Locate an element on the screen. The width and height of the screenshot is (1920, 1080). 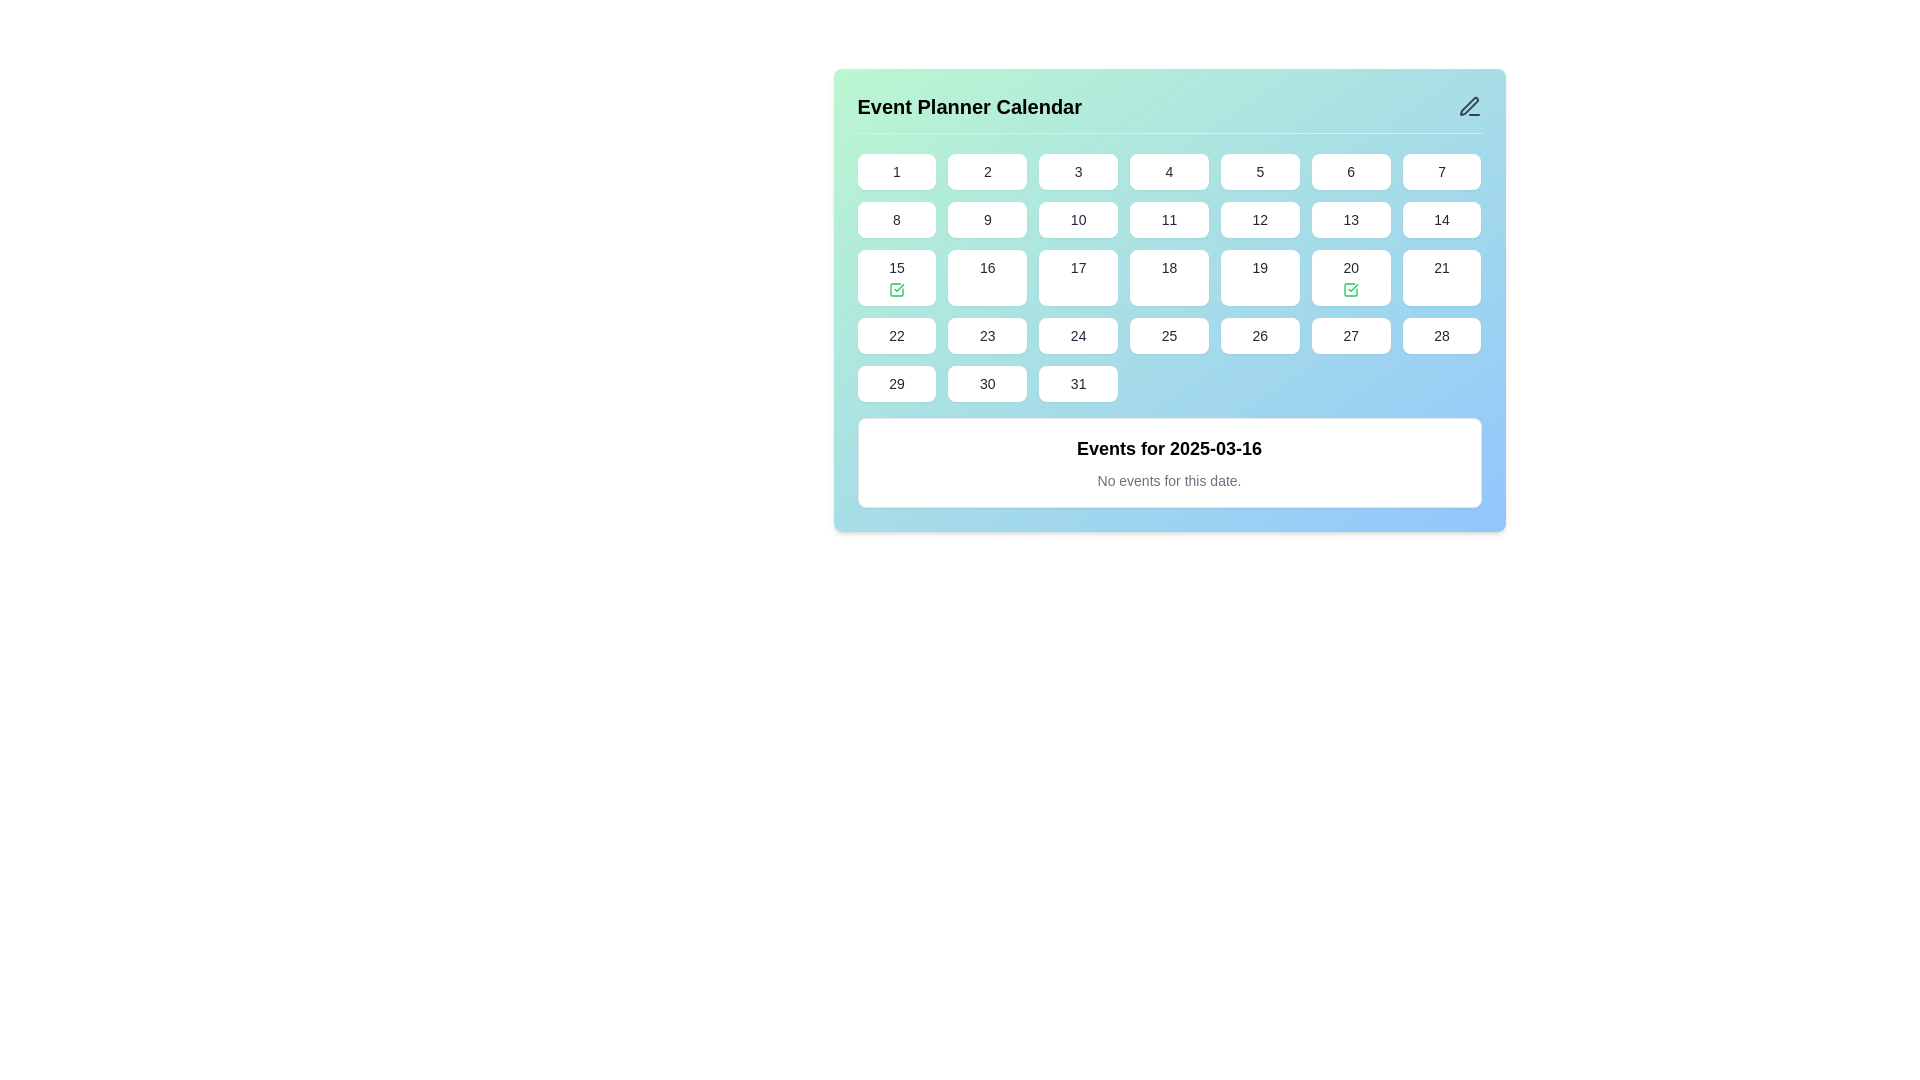
the button-like element displaying the number '29', located in the last row and first column of the calendar grid is located at coordinates (895, 384).